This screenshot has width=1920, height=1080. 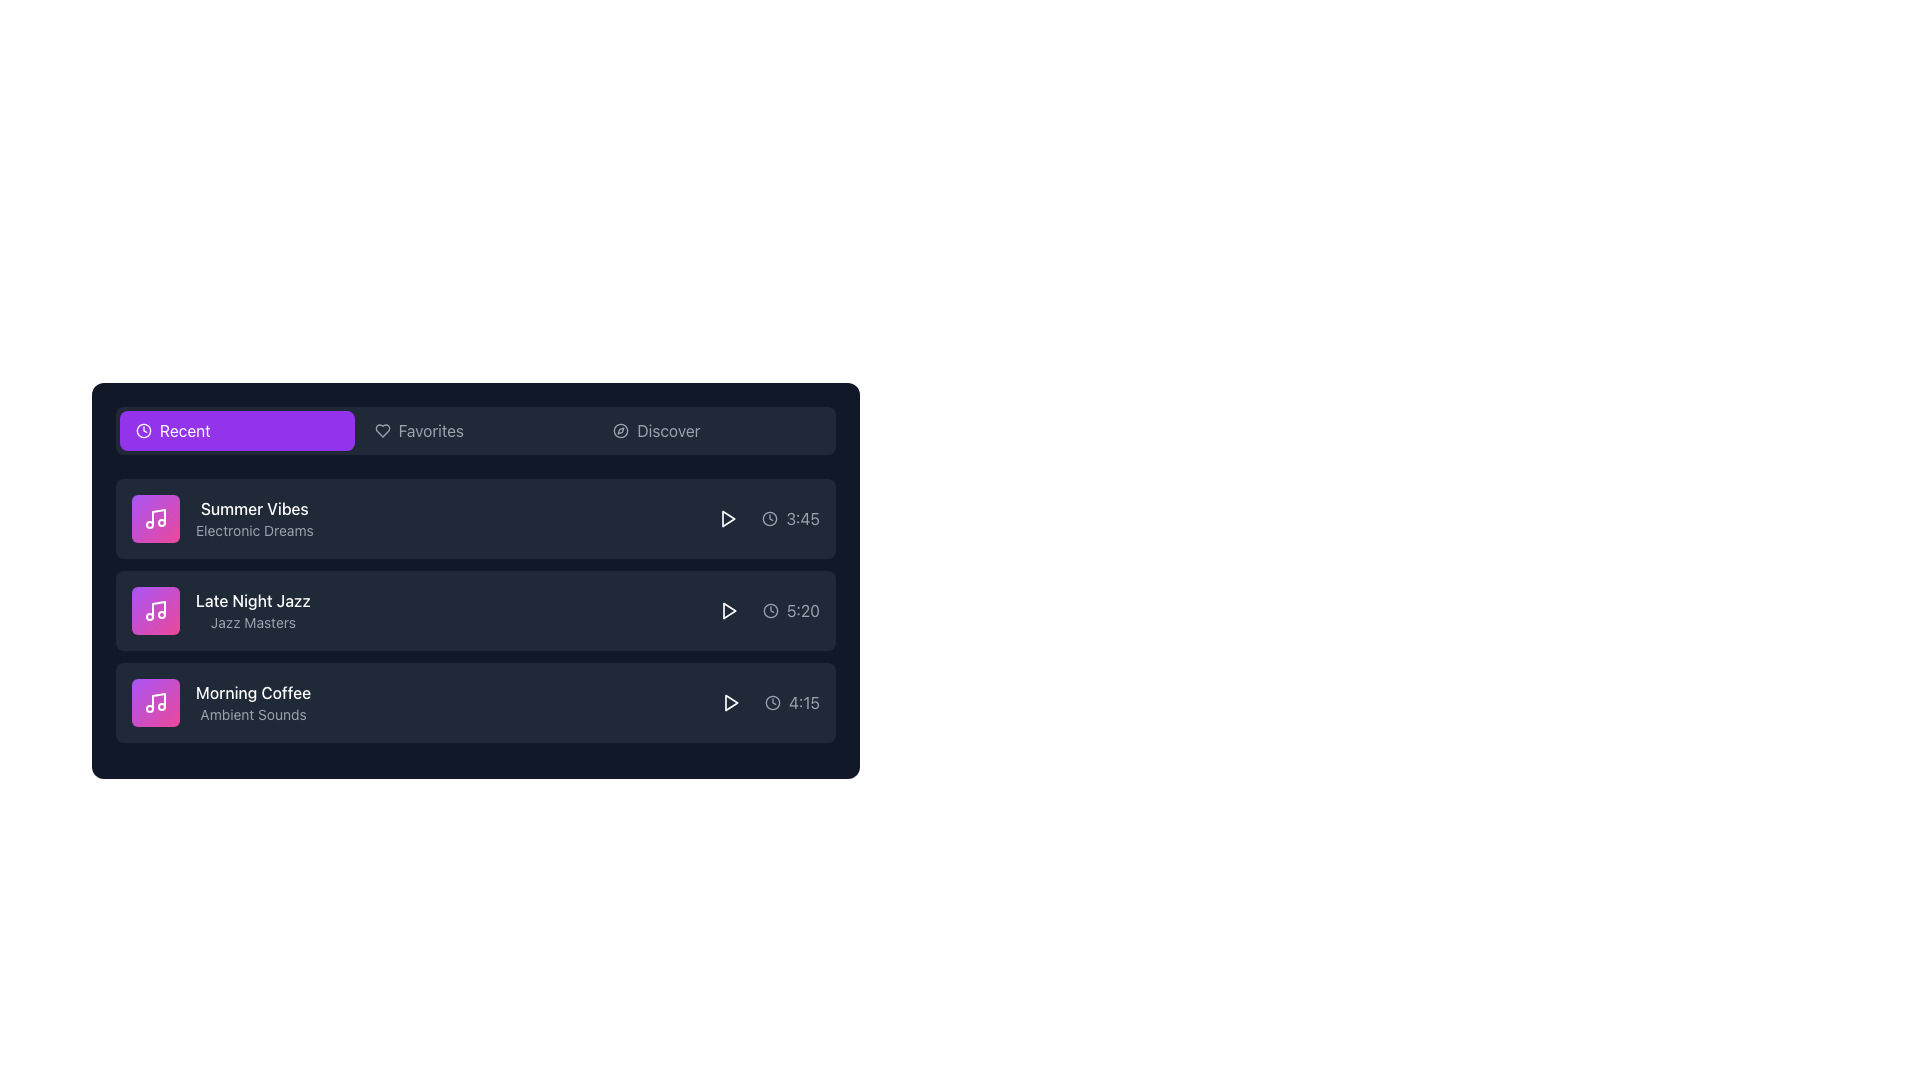 What do you see at coordinates (253, 508) in the screenshot?
I see `text label 'Summer Vibes', which serves as the title for the related music item located above the 'Electronic Dreams' text in the Recent tab` at bounding box center [253, 508].